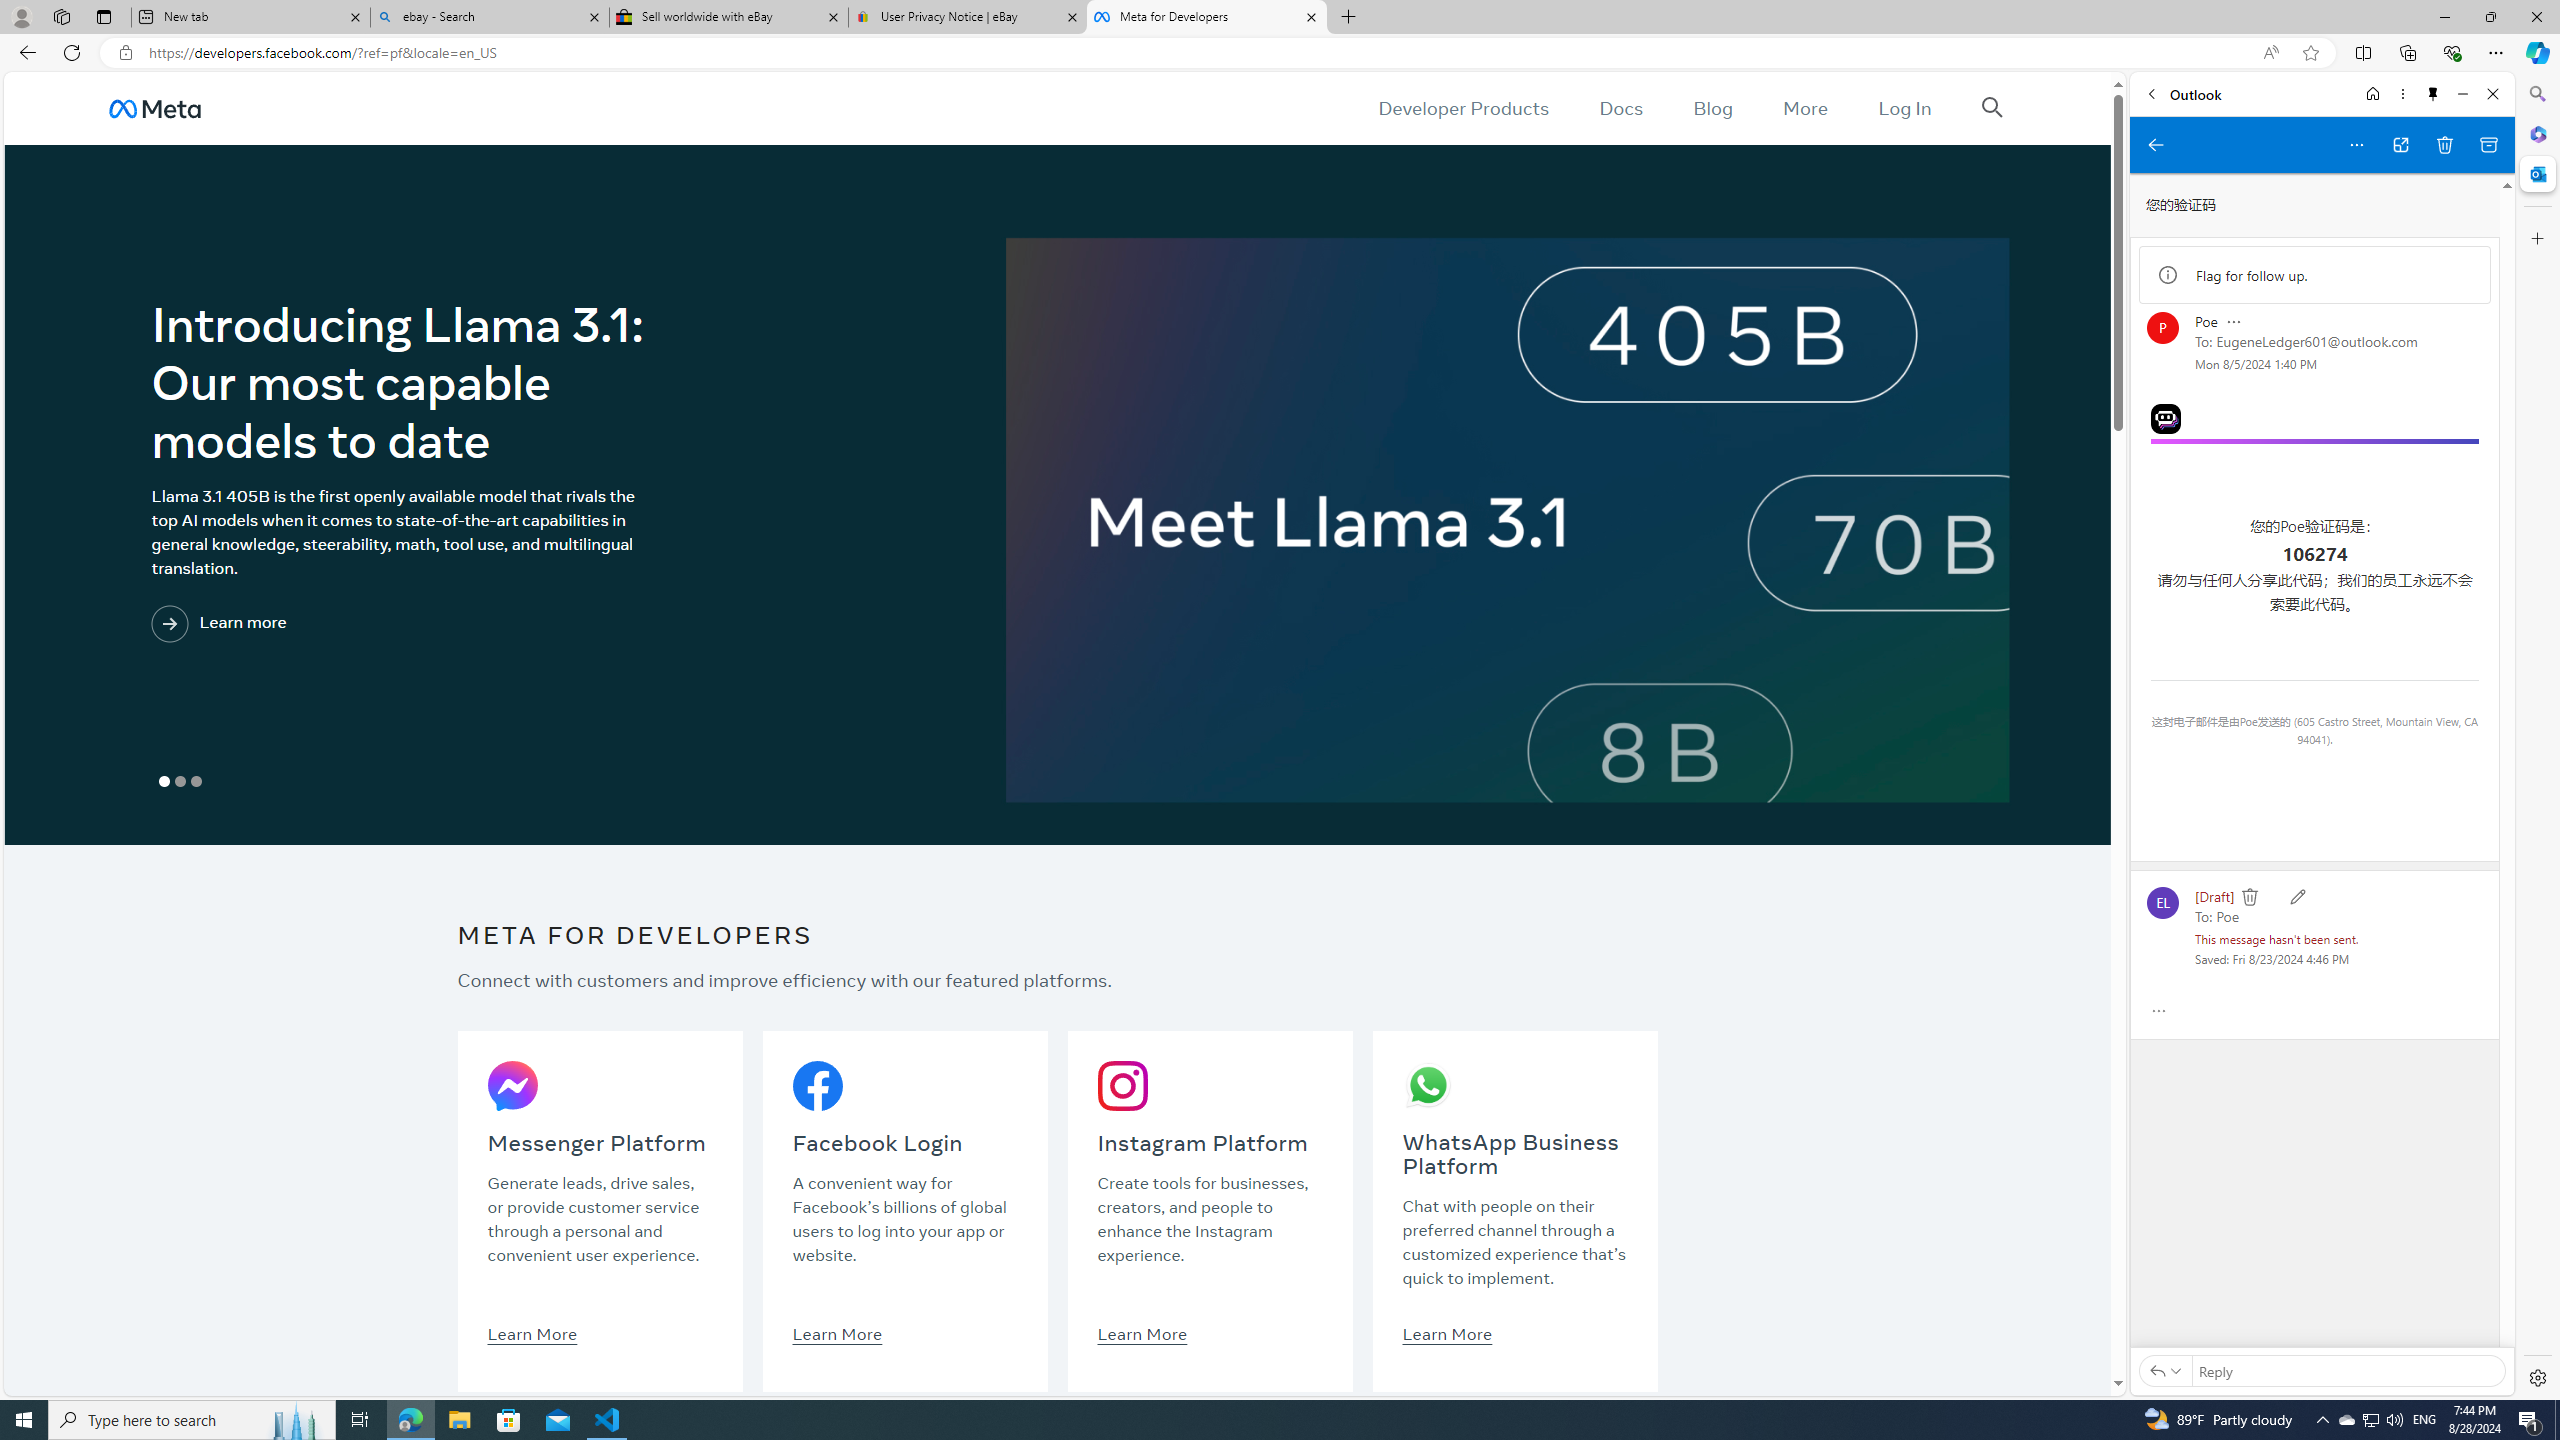 Image resolution: width=2560 pixels, height=1440 pixels. What do you see at coordinates (2254, 363) in the screenshot?
I see `'Received on Mon 8/5/2024 1:40 PM'` at bounding box center [2254, 363].